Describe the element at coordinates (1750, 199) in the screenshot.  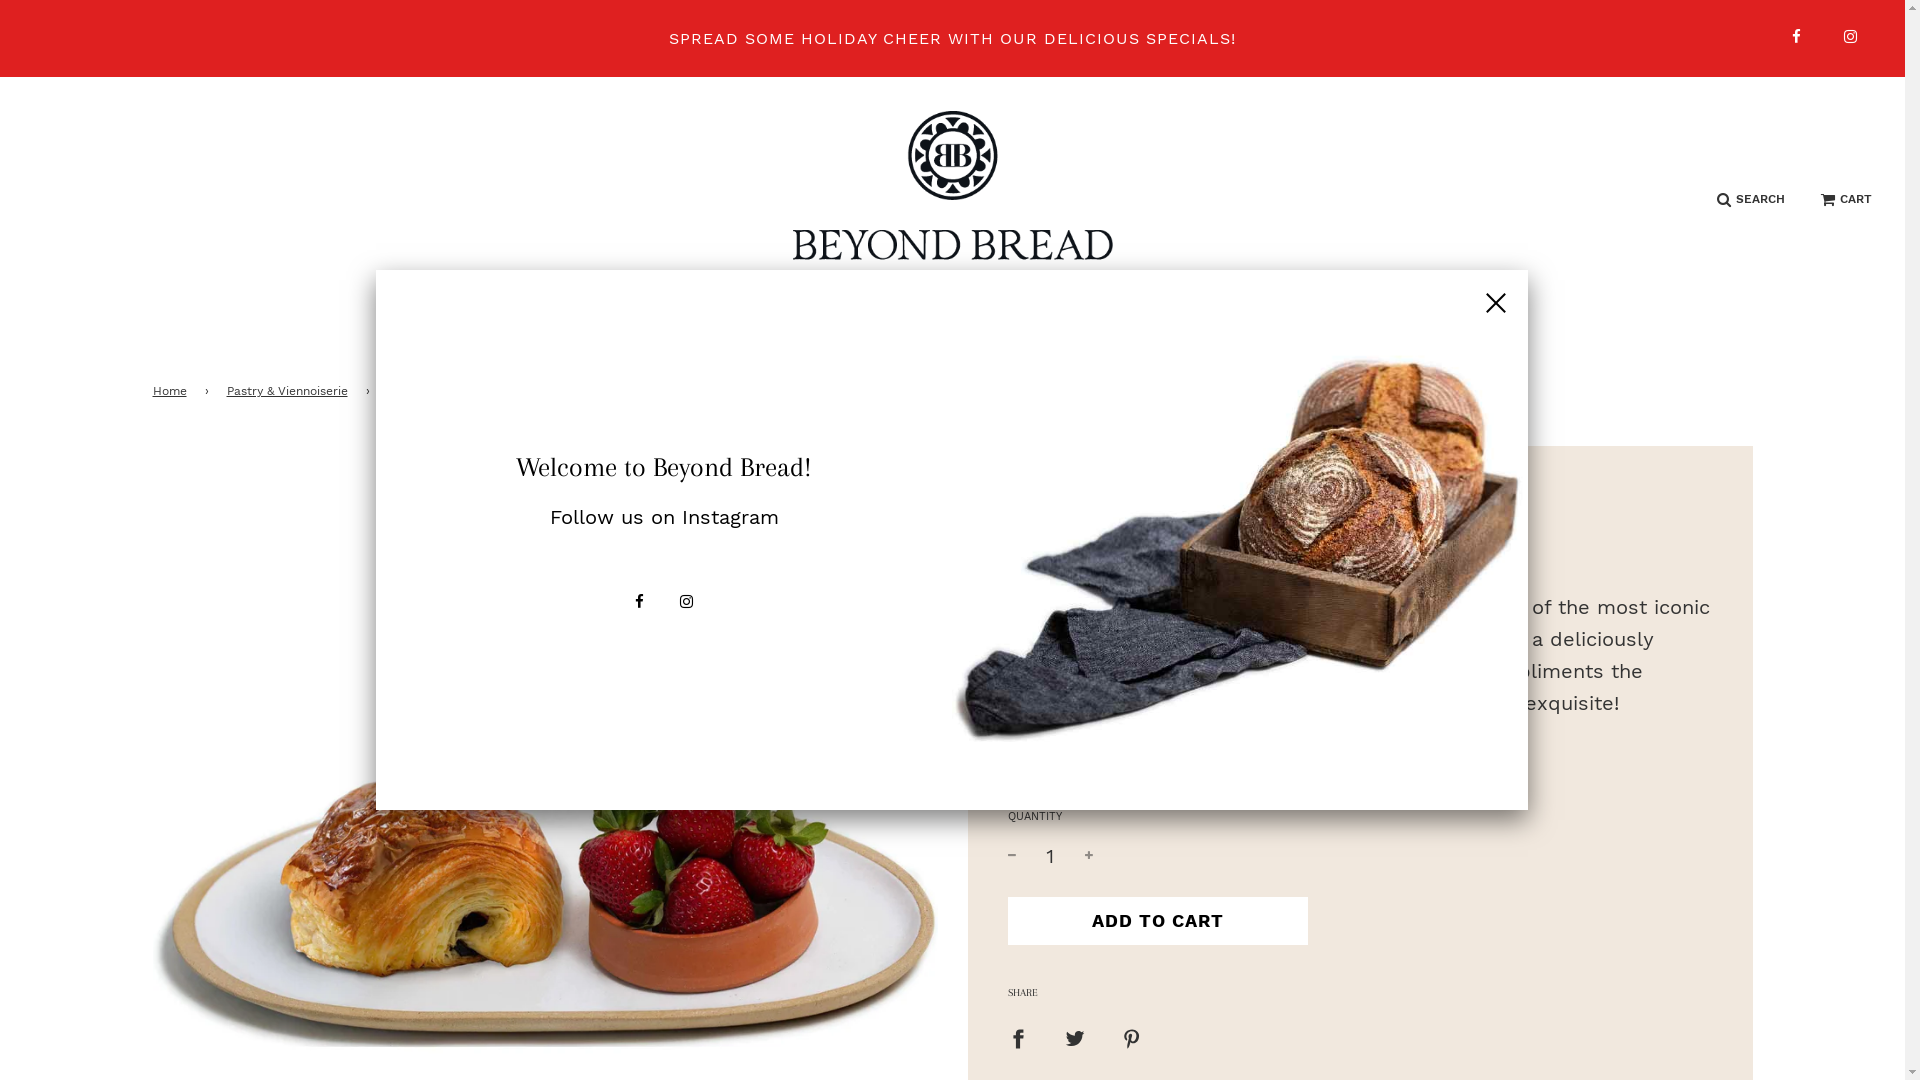
I see `'SEARCH'` at that location.